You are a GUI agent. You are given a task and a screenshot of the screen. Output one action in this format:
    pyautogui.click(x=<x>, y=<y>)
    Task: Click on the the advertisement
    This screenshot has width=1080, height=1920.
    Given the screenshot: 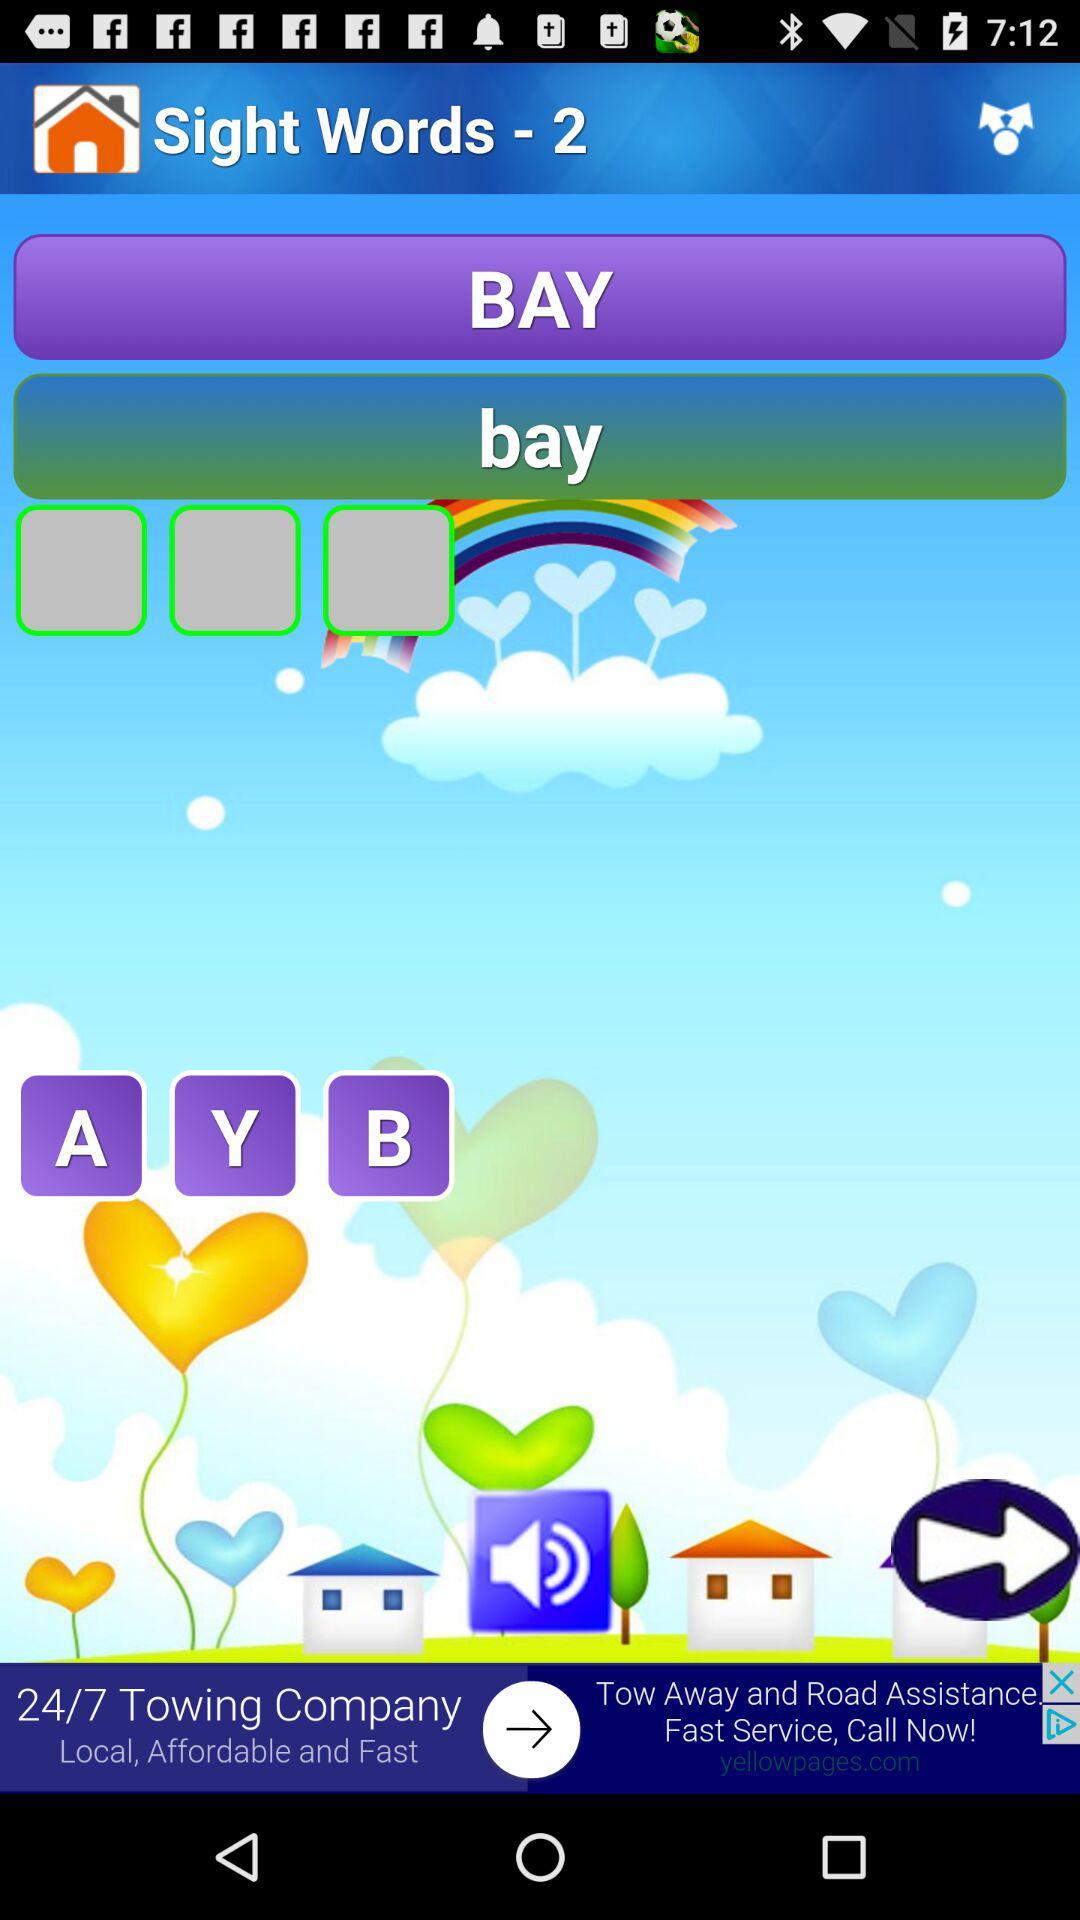 What is the action you would take?
    pyautogui.click(x=540, y=1727)
    